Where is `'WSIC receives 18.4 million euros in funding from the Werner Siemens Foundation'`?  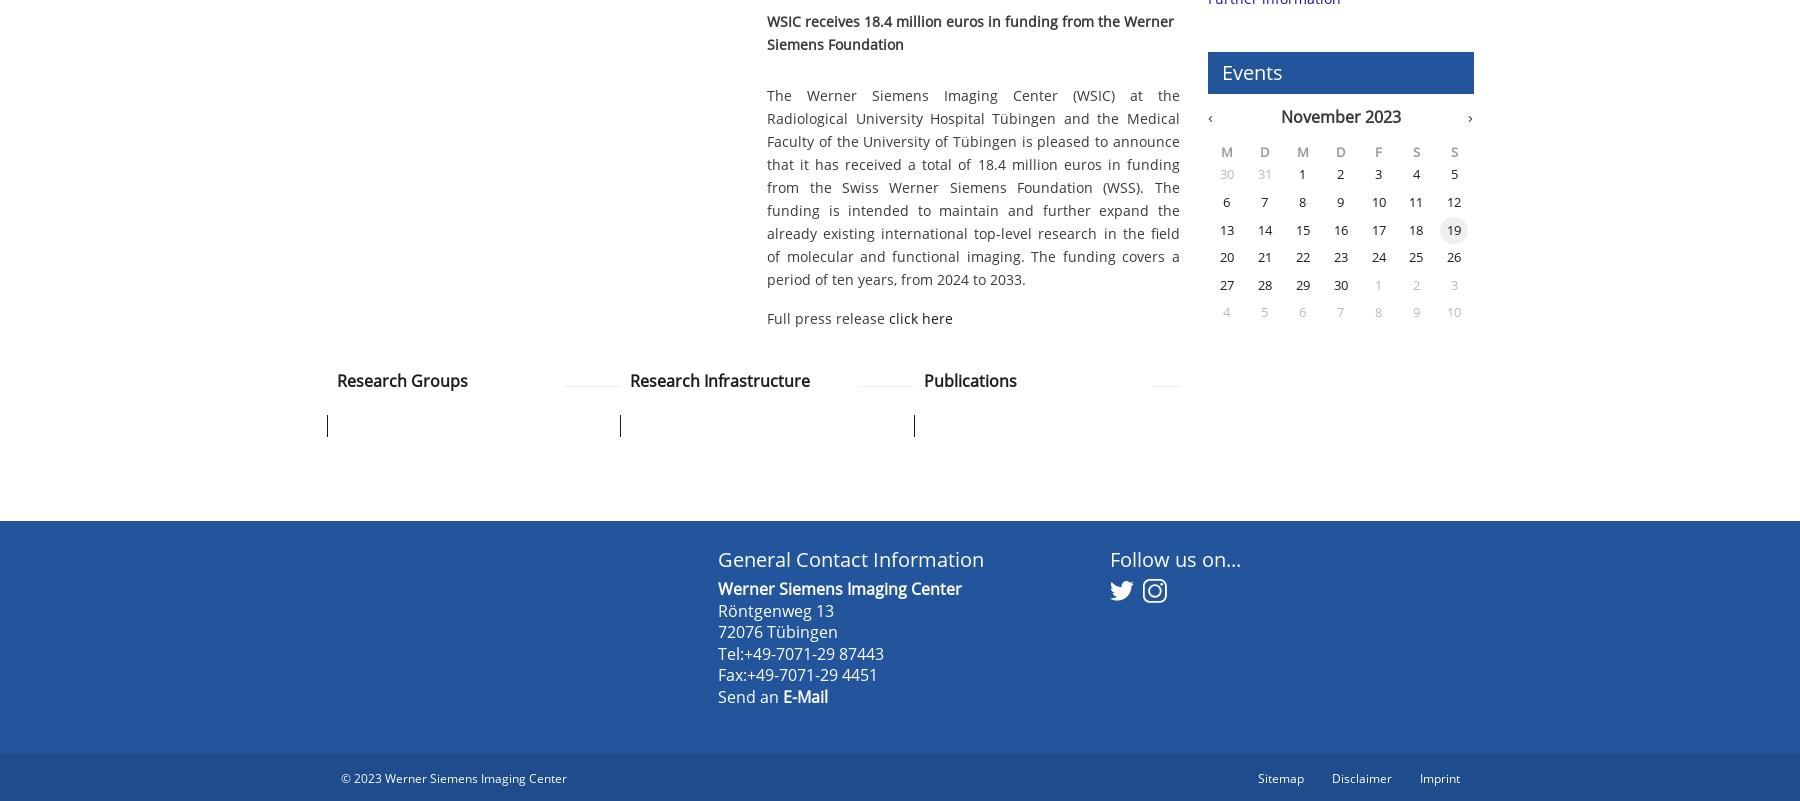 'WSIC receives 18.4 million euros in funding from the Werner Siemens Foundation' is located at coordinates (969, 33).